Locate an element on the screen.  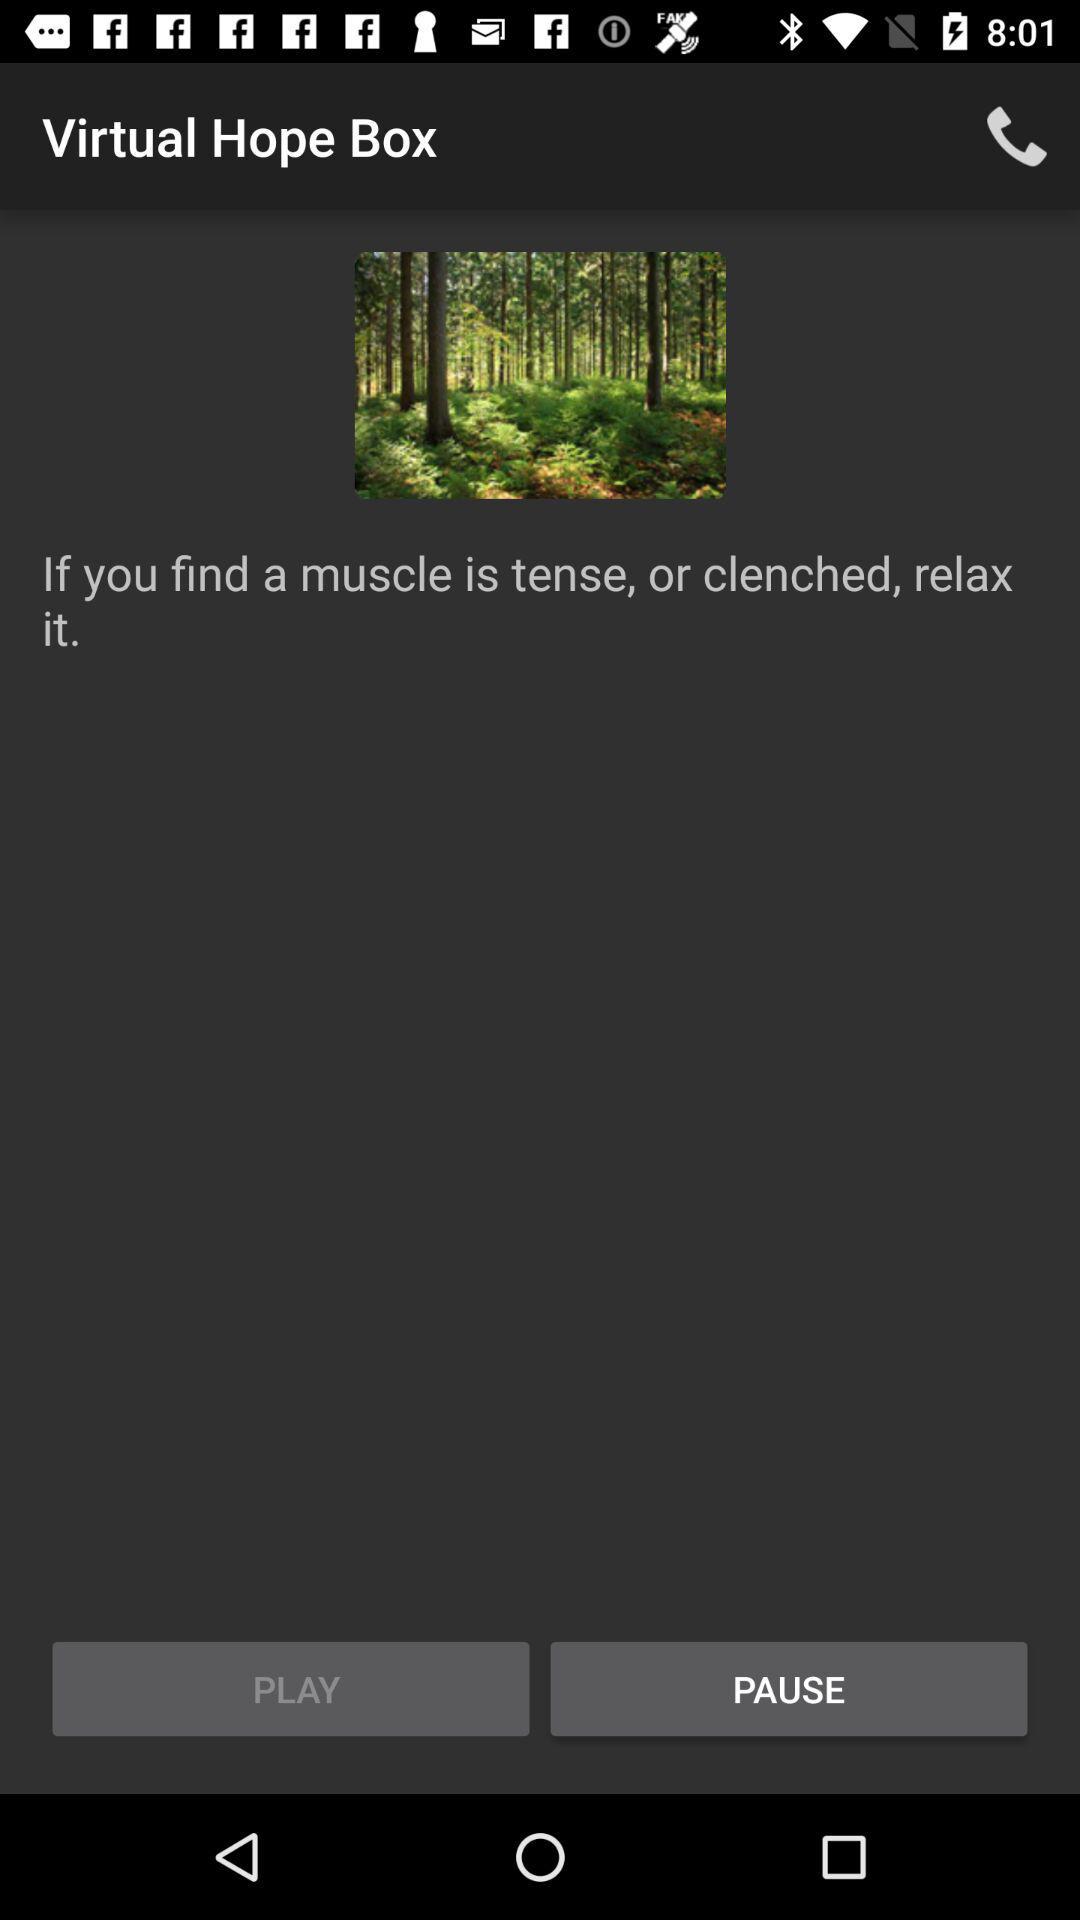
the icon to the right of the virtual hope box app is located at coordinates (1017, 135).